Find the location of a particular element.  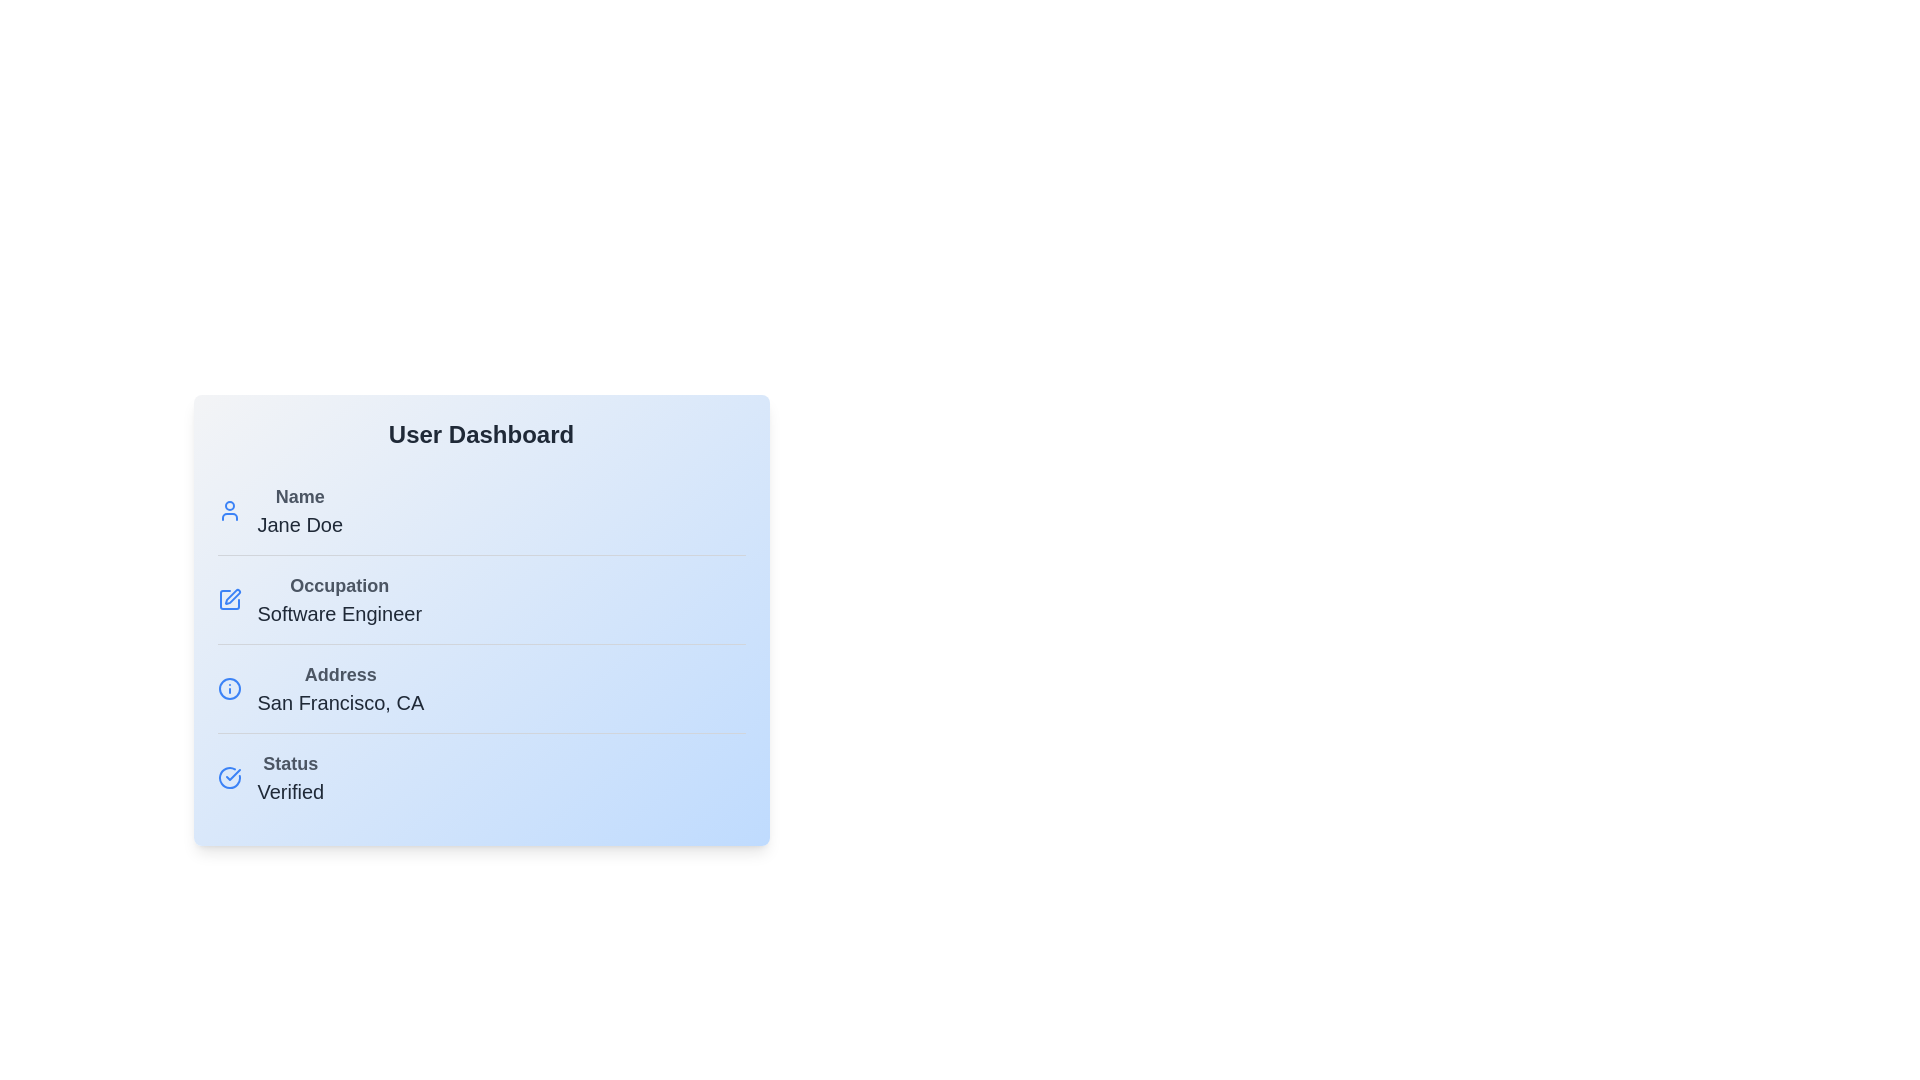

the blue pencil icon next to the 'Occupation' label is located at coordinates (229, 599).